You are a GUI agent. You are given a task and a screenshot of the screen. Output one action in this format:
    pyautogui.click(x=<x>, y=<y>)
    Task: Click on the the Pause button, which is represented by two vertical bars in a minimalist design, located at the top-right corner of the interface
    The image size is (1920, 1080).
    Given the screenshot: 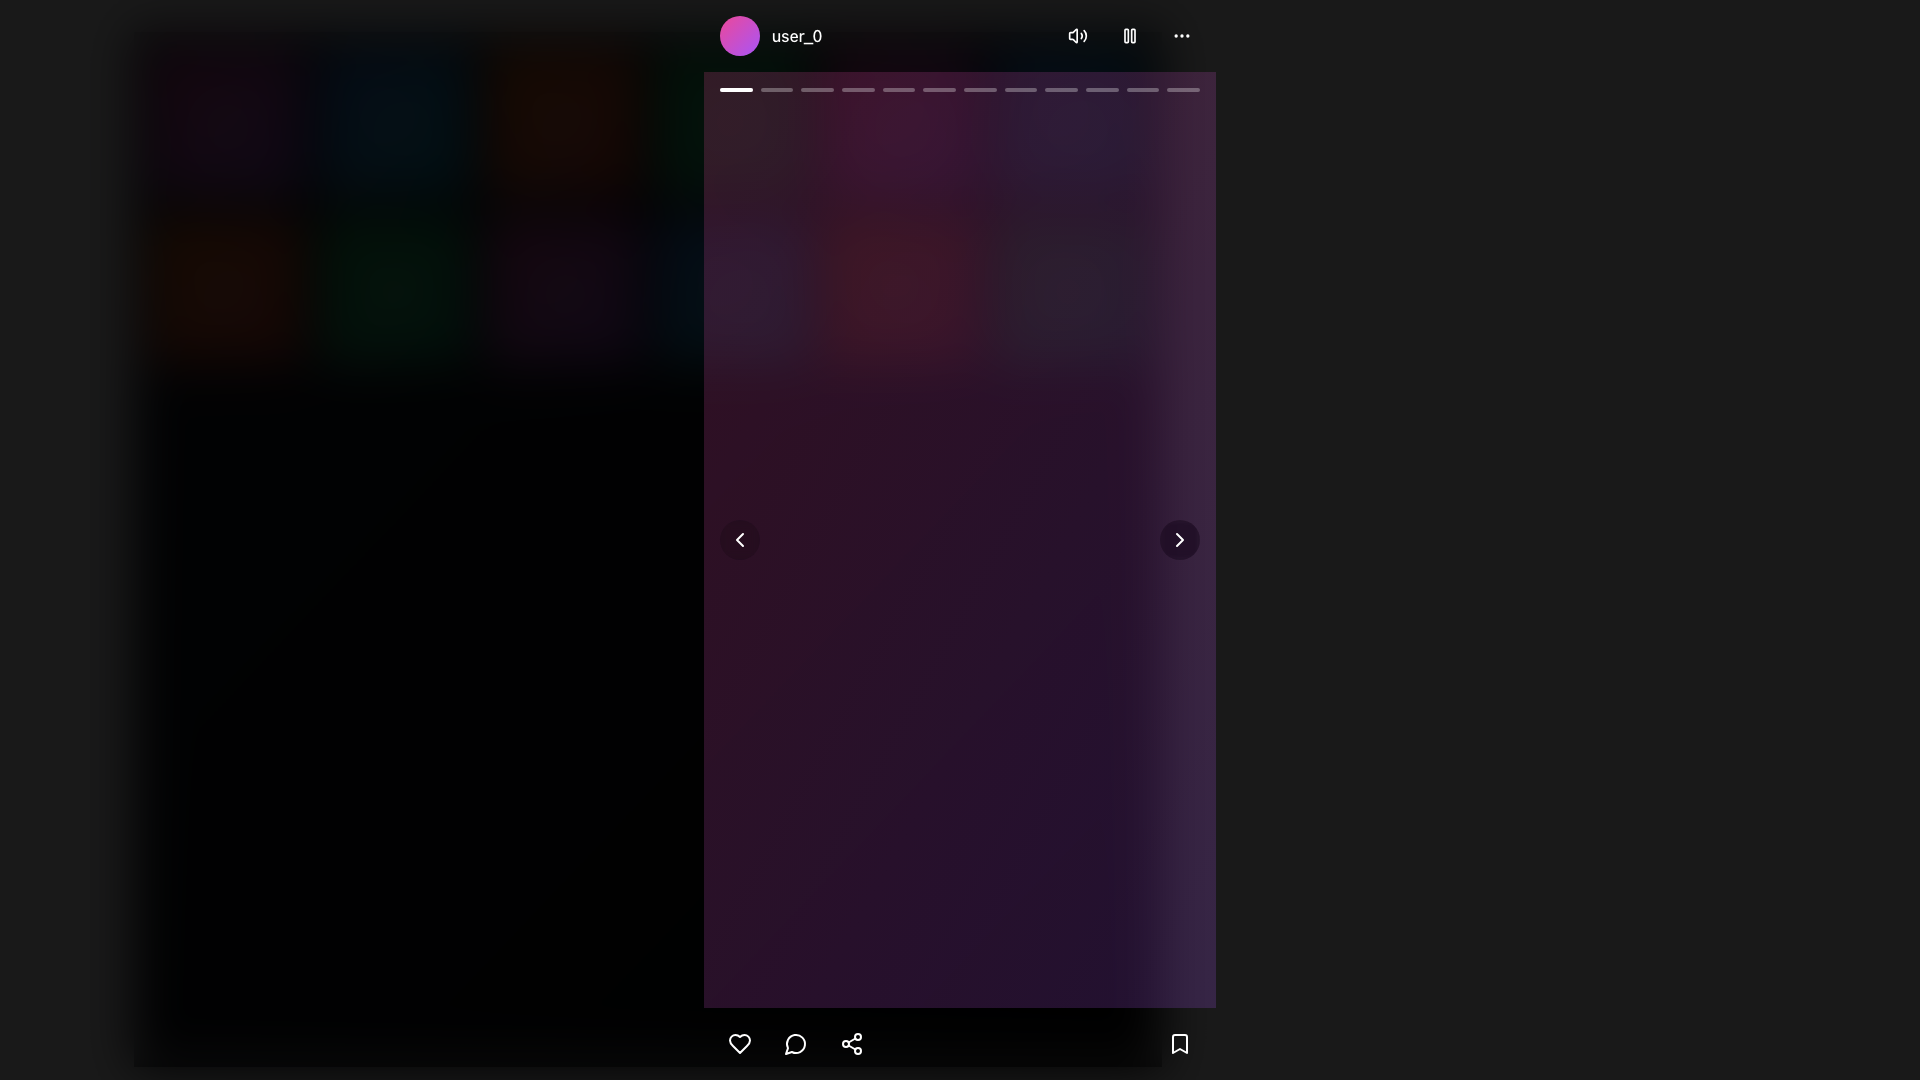 What is the action you would take?
    pyautogui.click(x=1129, y=35)
    